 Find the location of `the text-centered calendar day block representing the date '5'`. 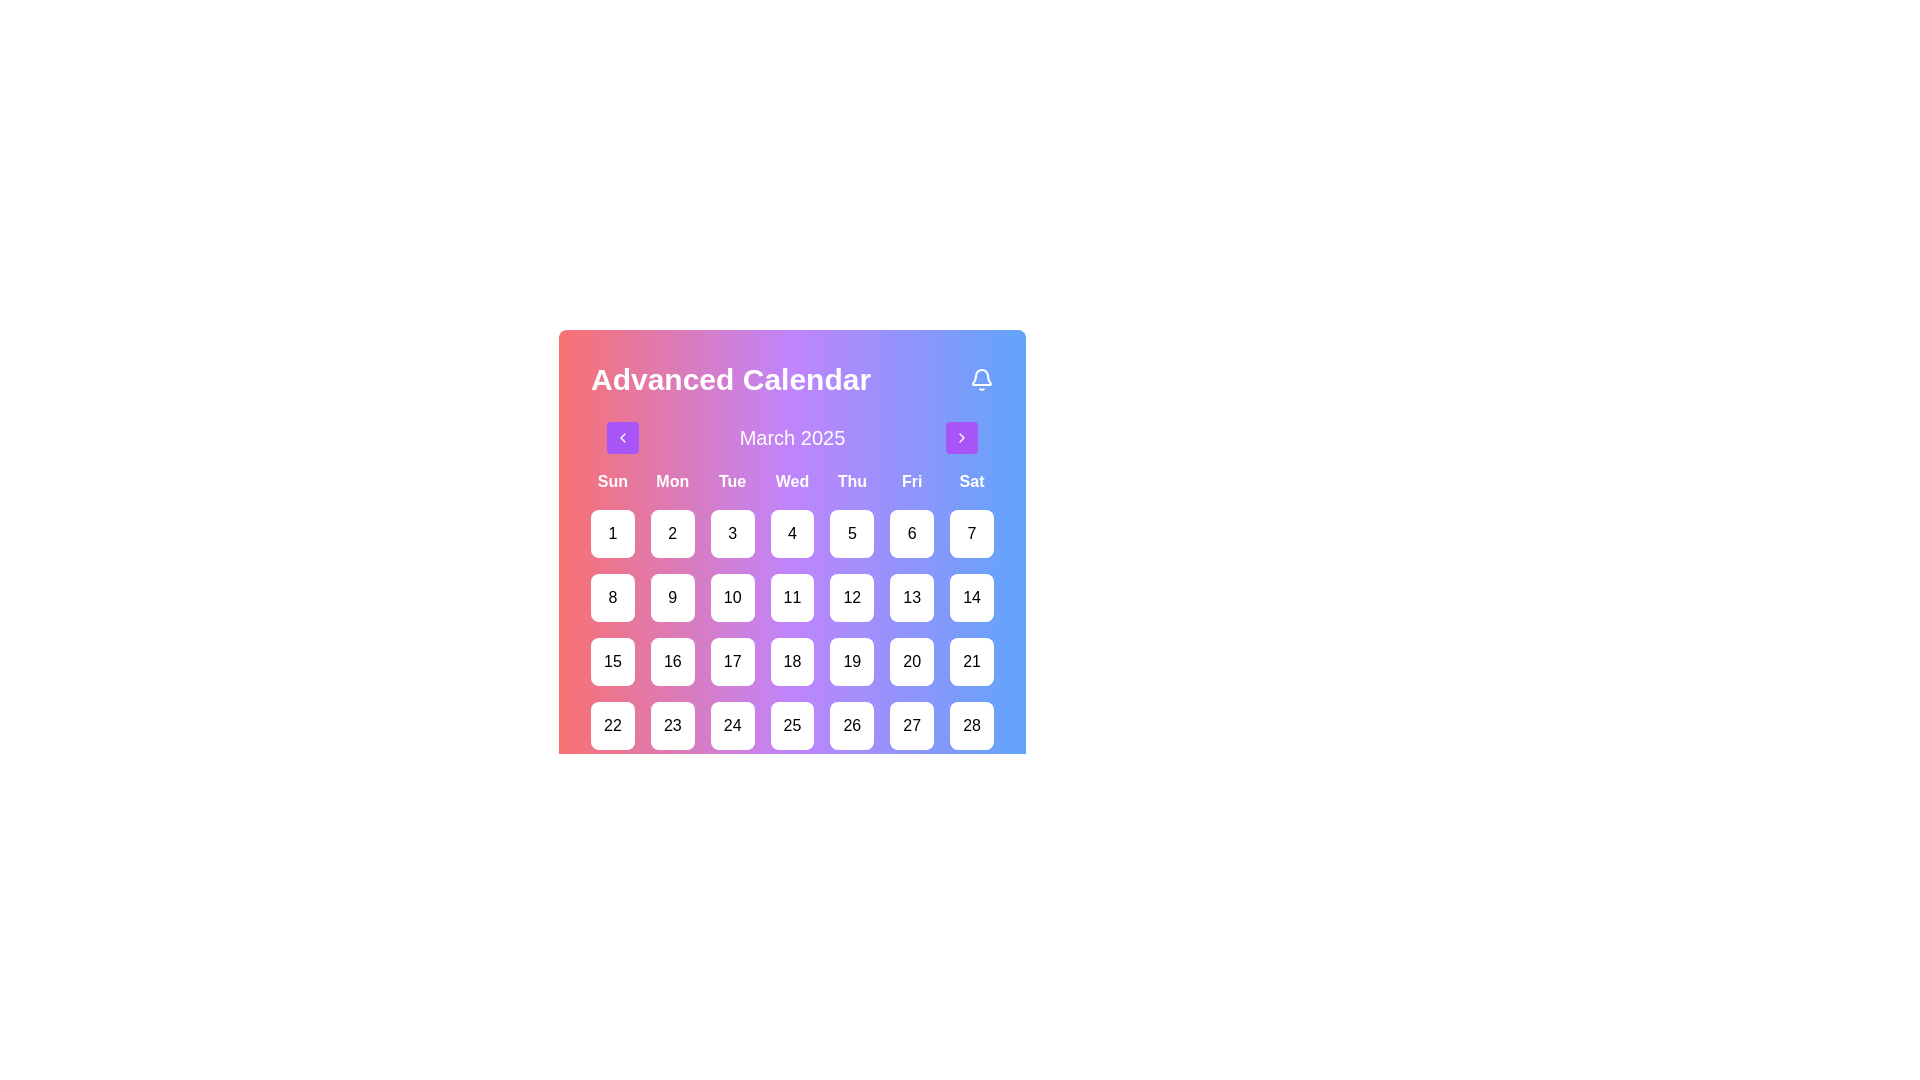

the text-centered calendar day block representing the date '5' is located at coordinates (852, 532).